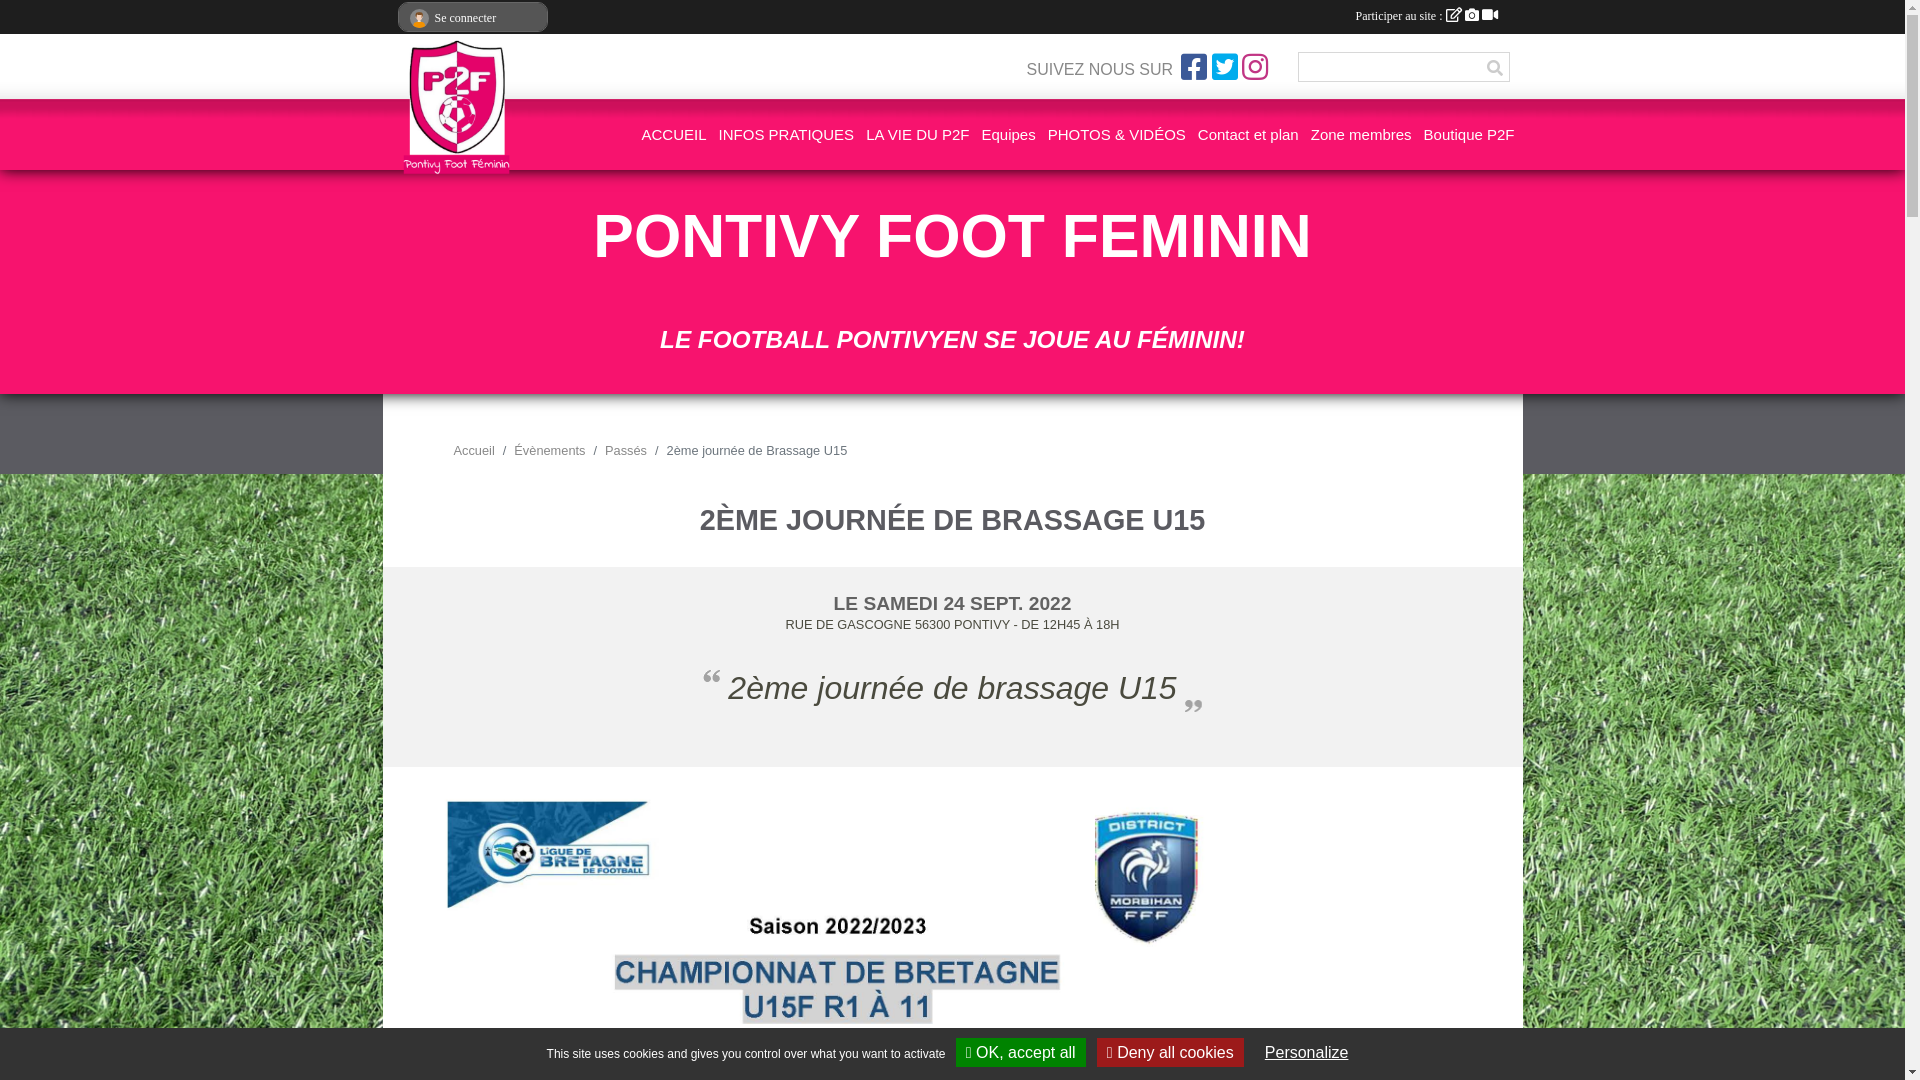 Image resolution: width=1920 pixels, height=1080 pixels. I want to click on 'Accueil', so click(473, 450).